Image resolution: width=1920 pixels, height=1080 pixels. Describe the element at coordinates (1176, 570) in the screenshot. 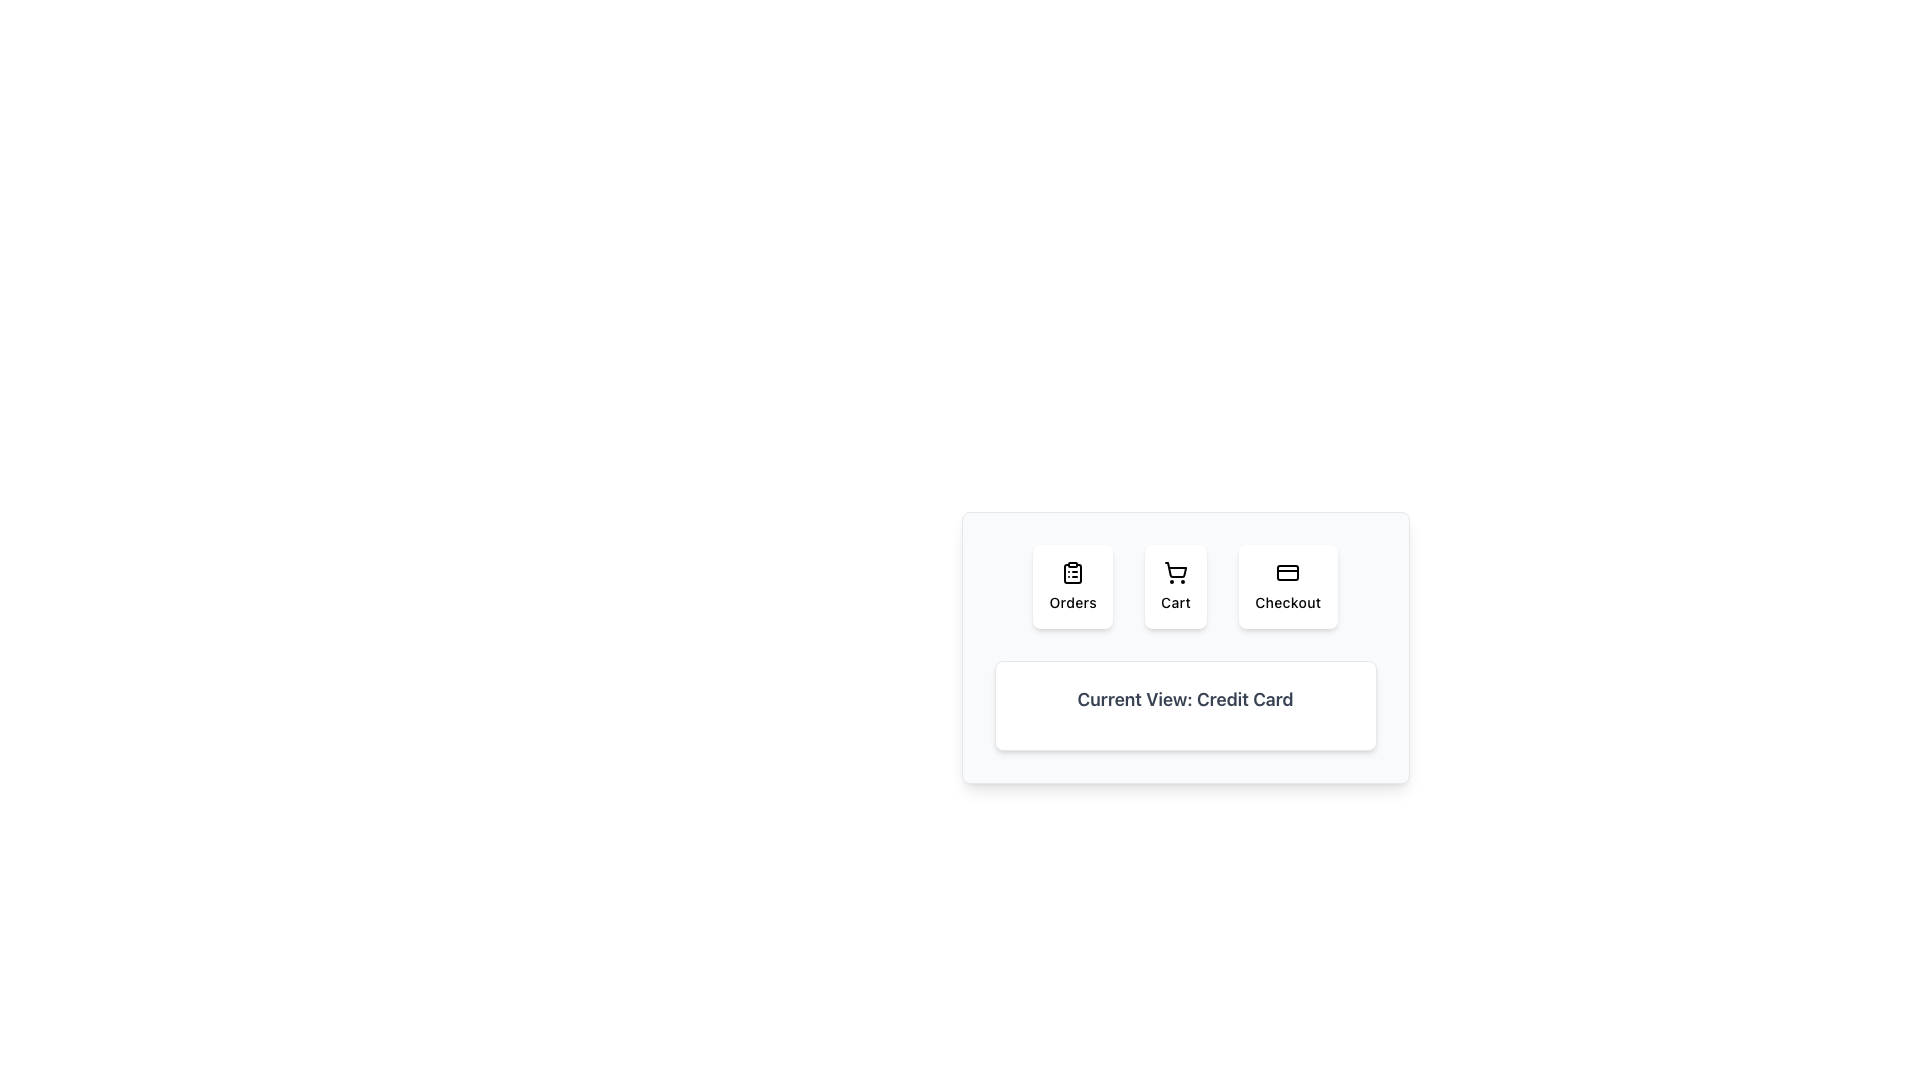

I see `the shopping cart icon located in the middle of the 'Cart' button, which is visually distinguished by its red styling` at that location.